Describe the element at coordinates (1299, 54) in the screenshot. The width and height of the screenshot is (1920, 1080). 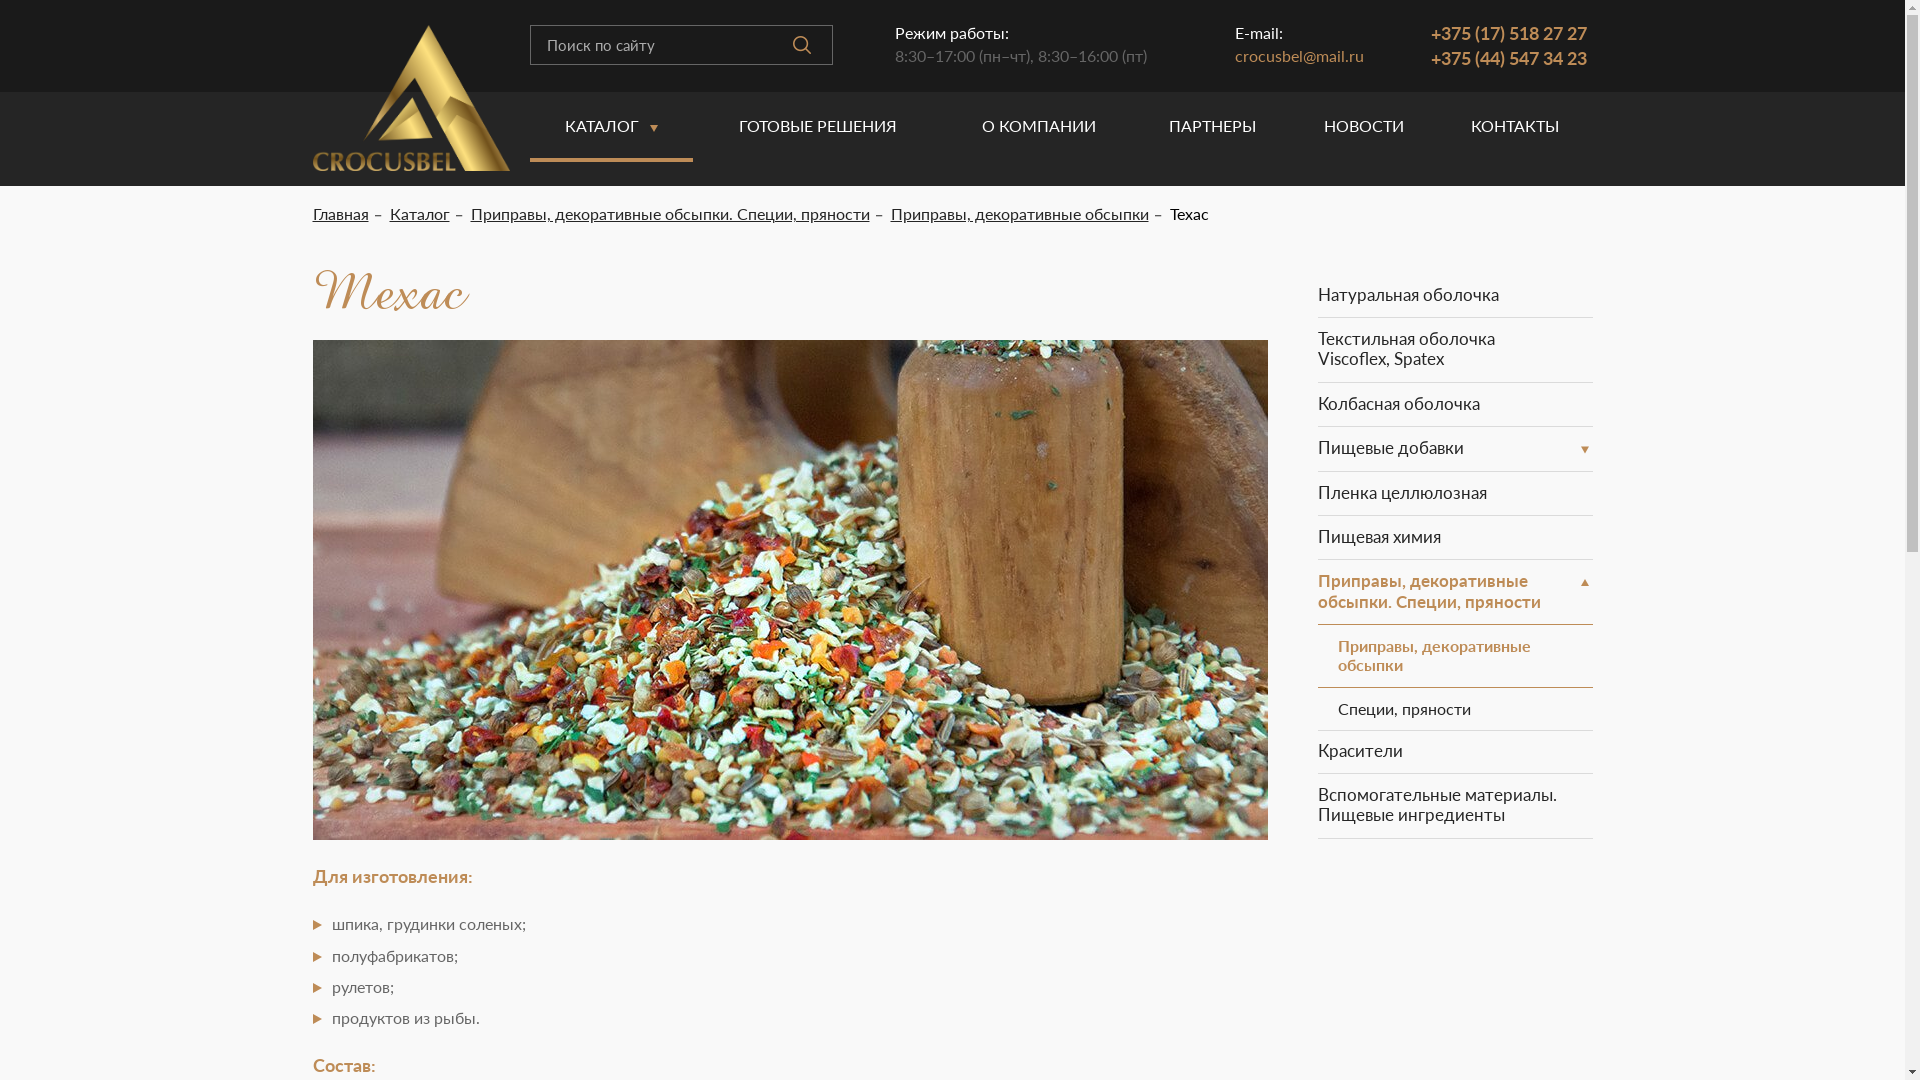
I see `'crocusbel@mail.ru'` at that location.